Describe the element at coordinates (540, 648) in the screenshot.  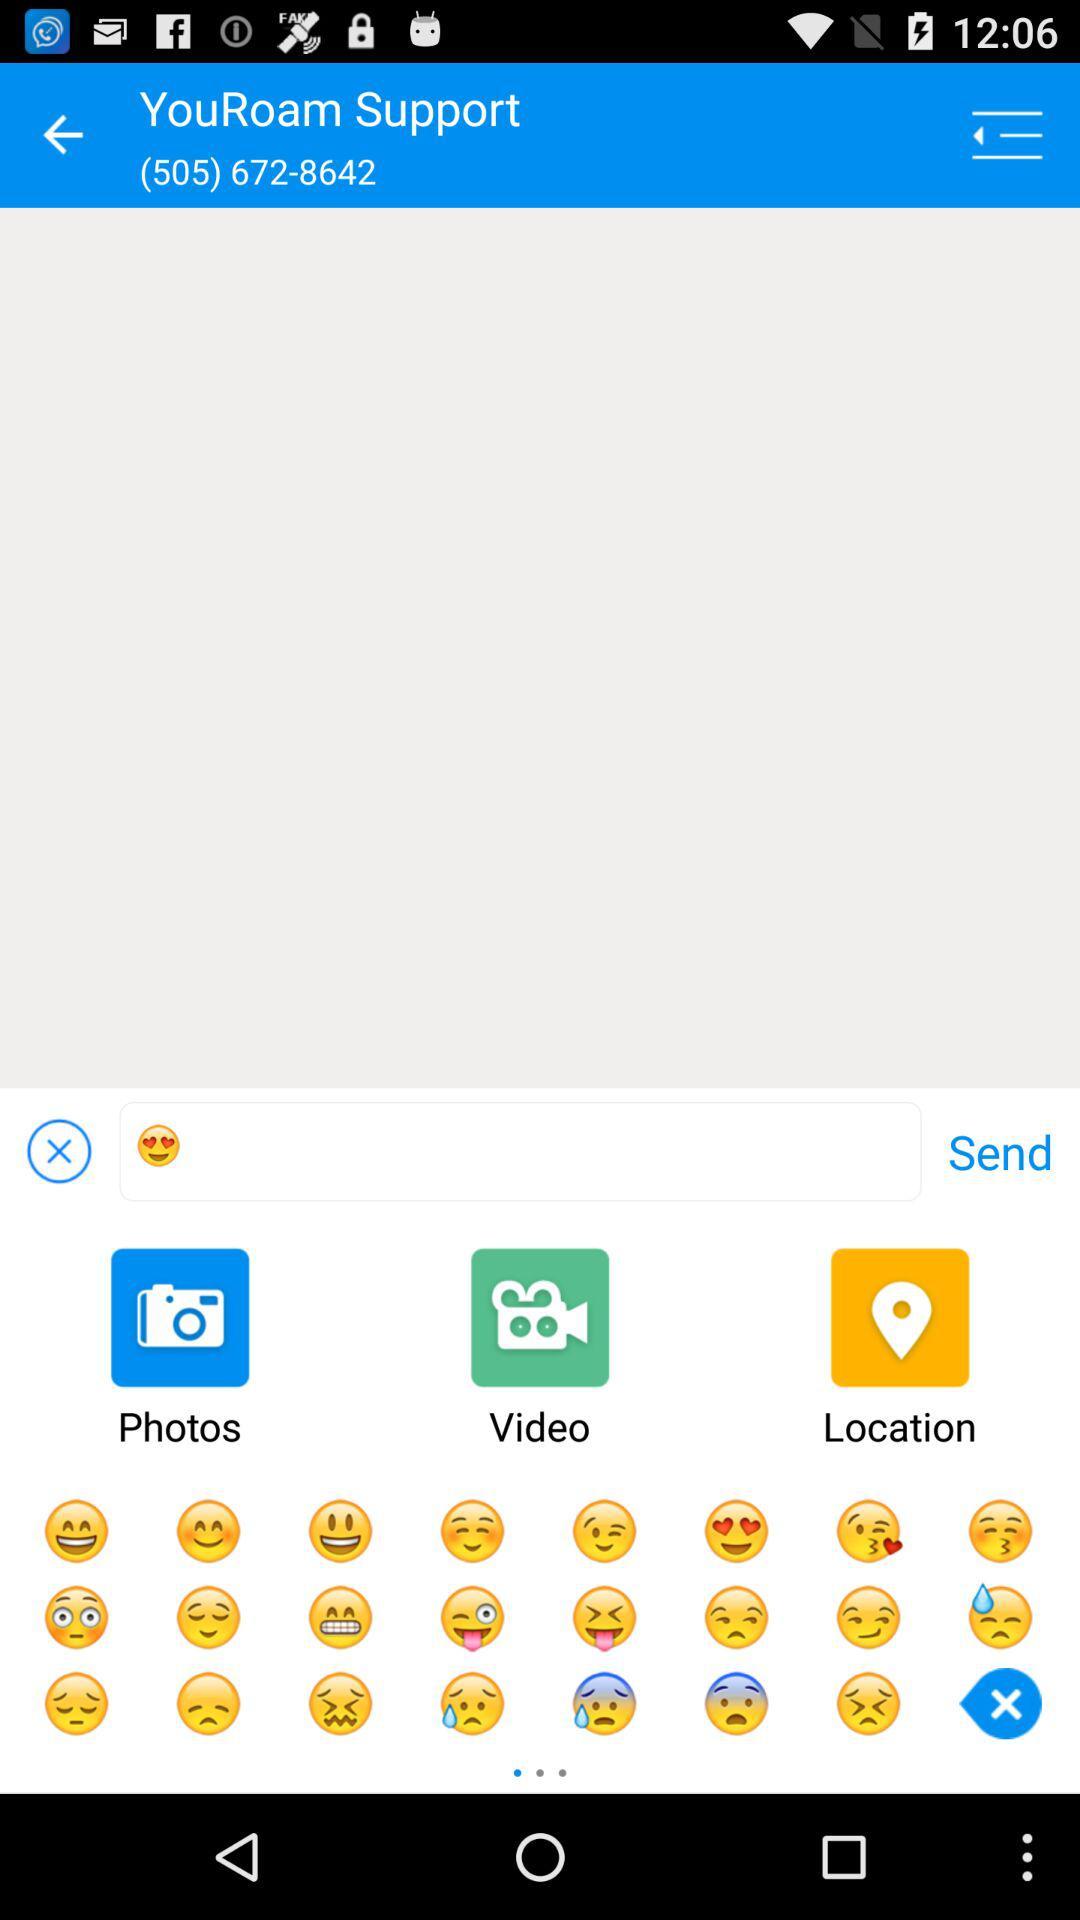
I see `icon below (505) 672-8642` at that location.